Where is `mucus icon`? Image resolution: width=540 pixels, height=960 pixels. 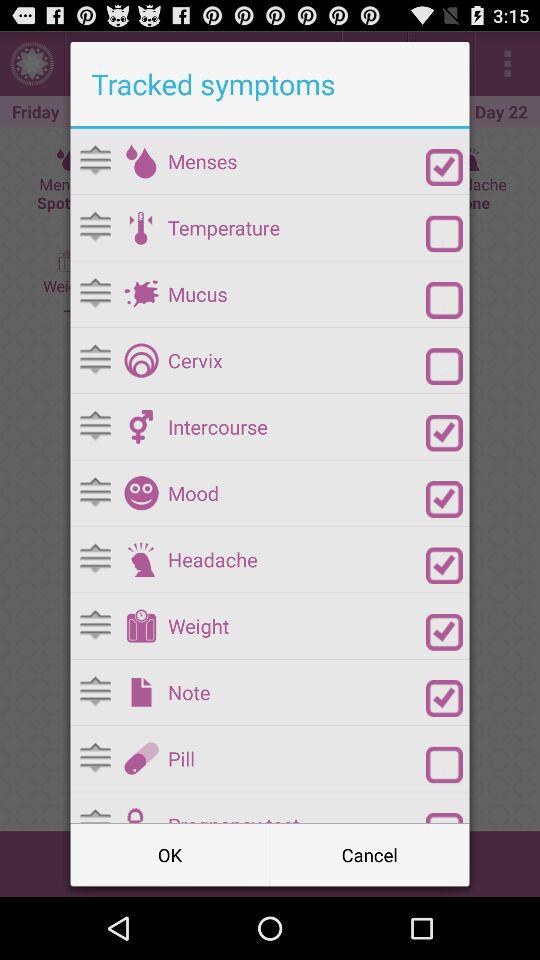 mucus icon is located at coordinates (296, 293).